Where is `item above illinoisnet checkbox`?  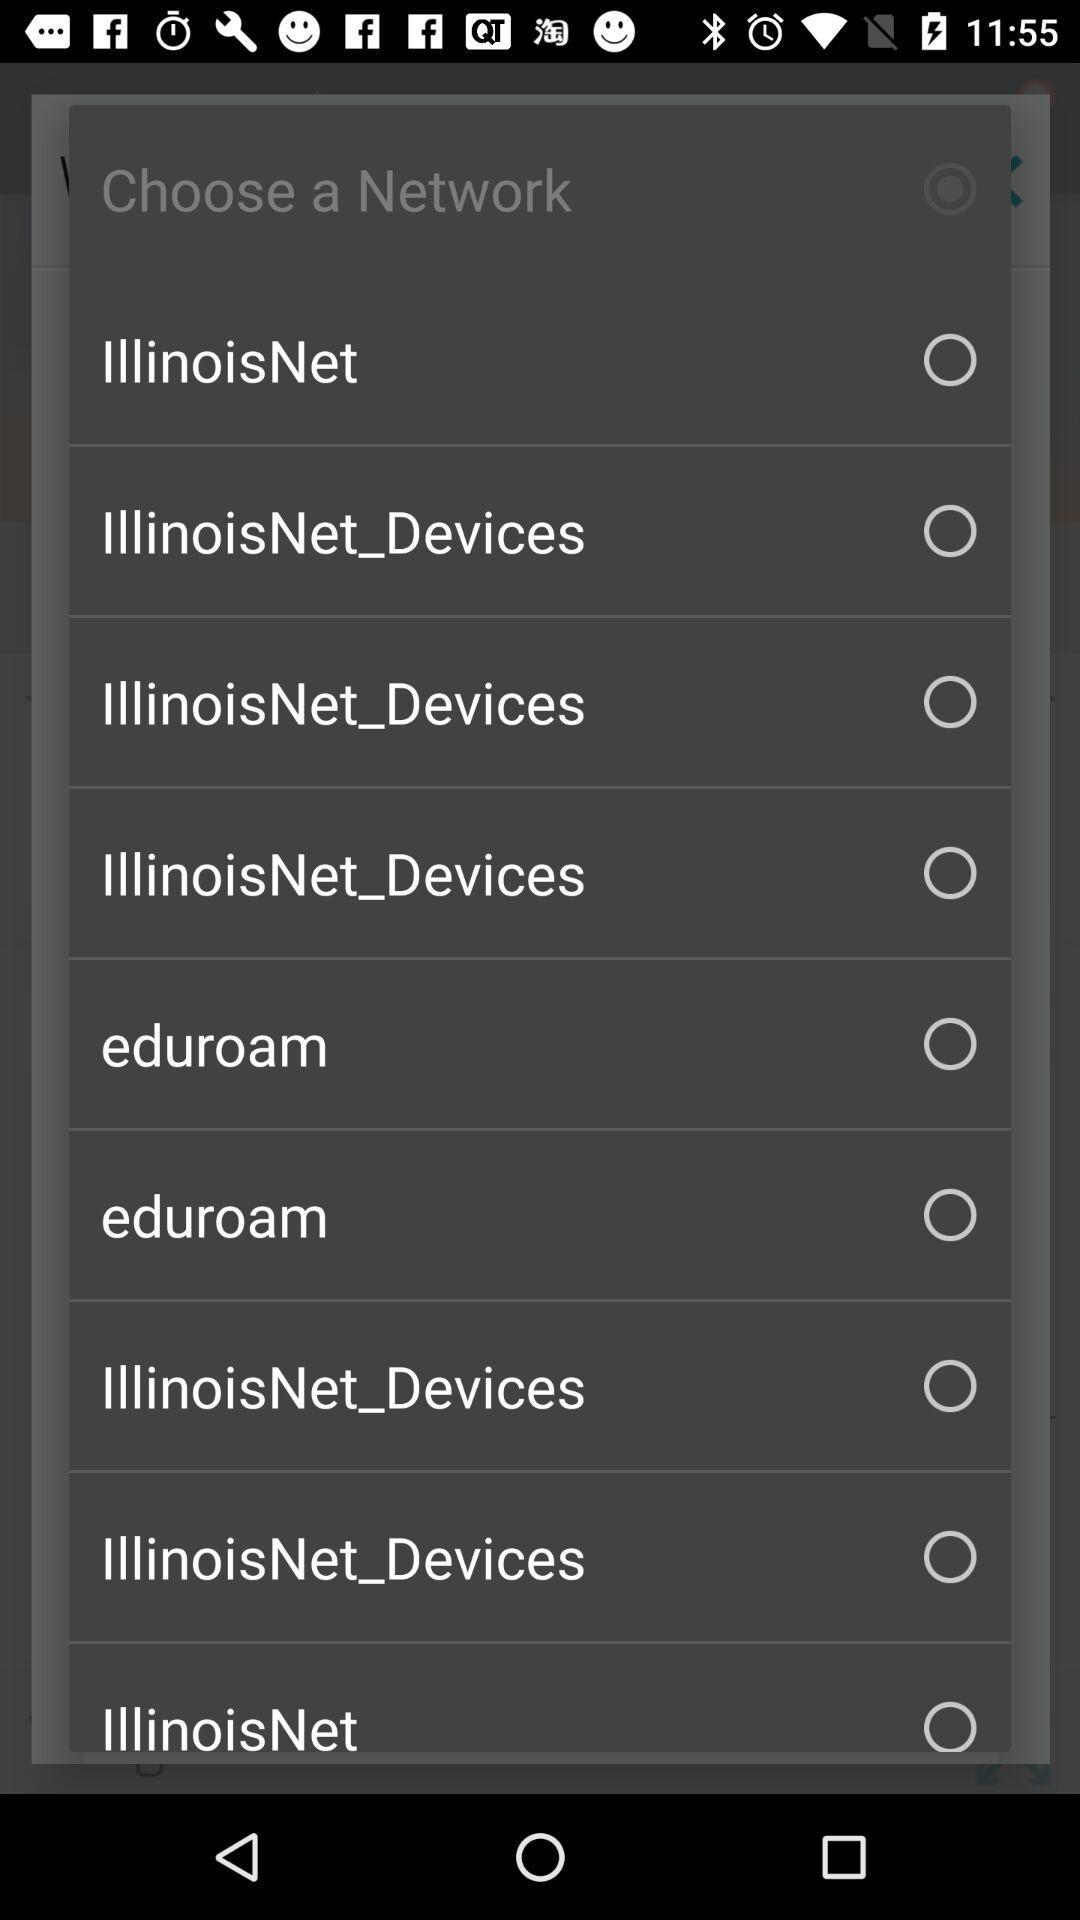 item above illinoisnet checkbox is located at coordinates (540, 188).